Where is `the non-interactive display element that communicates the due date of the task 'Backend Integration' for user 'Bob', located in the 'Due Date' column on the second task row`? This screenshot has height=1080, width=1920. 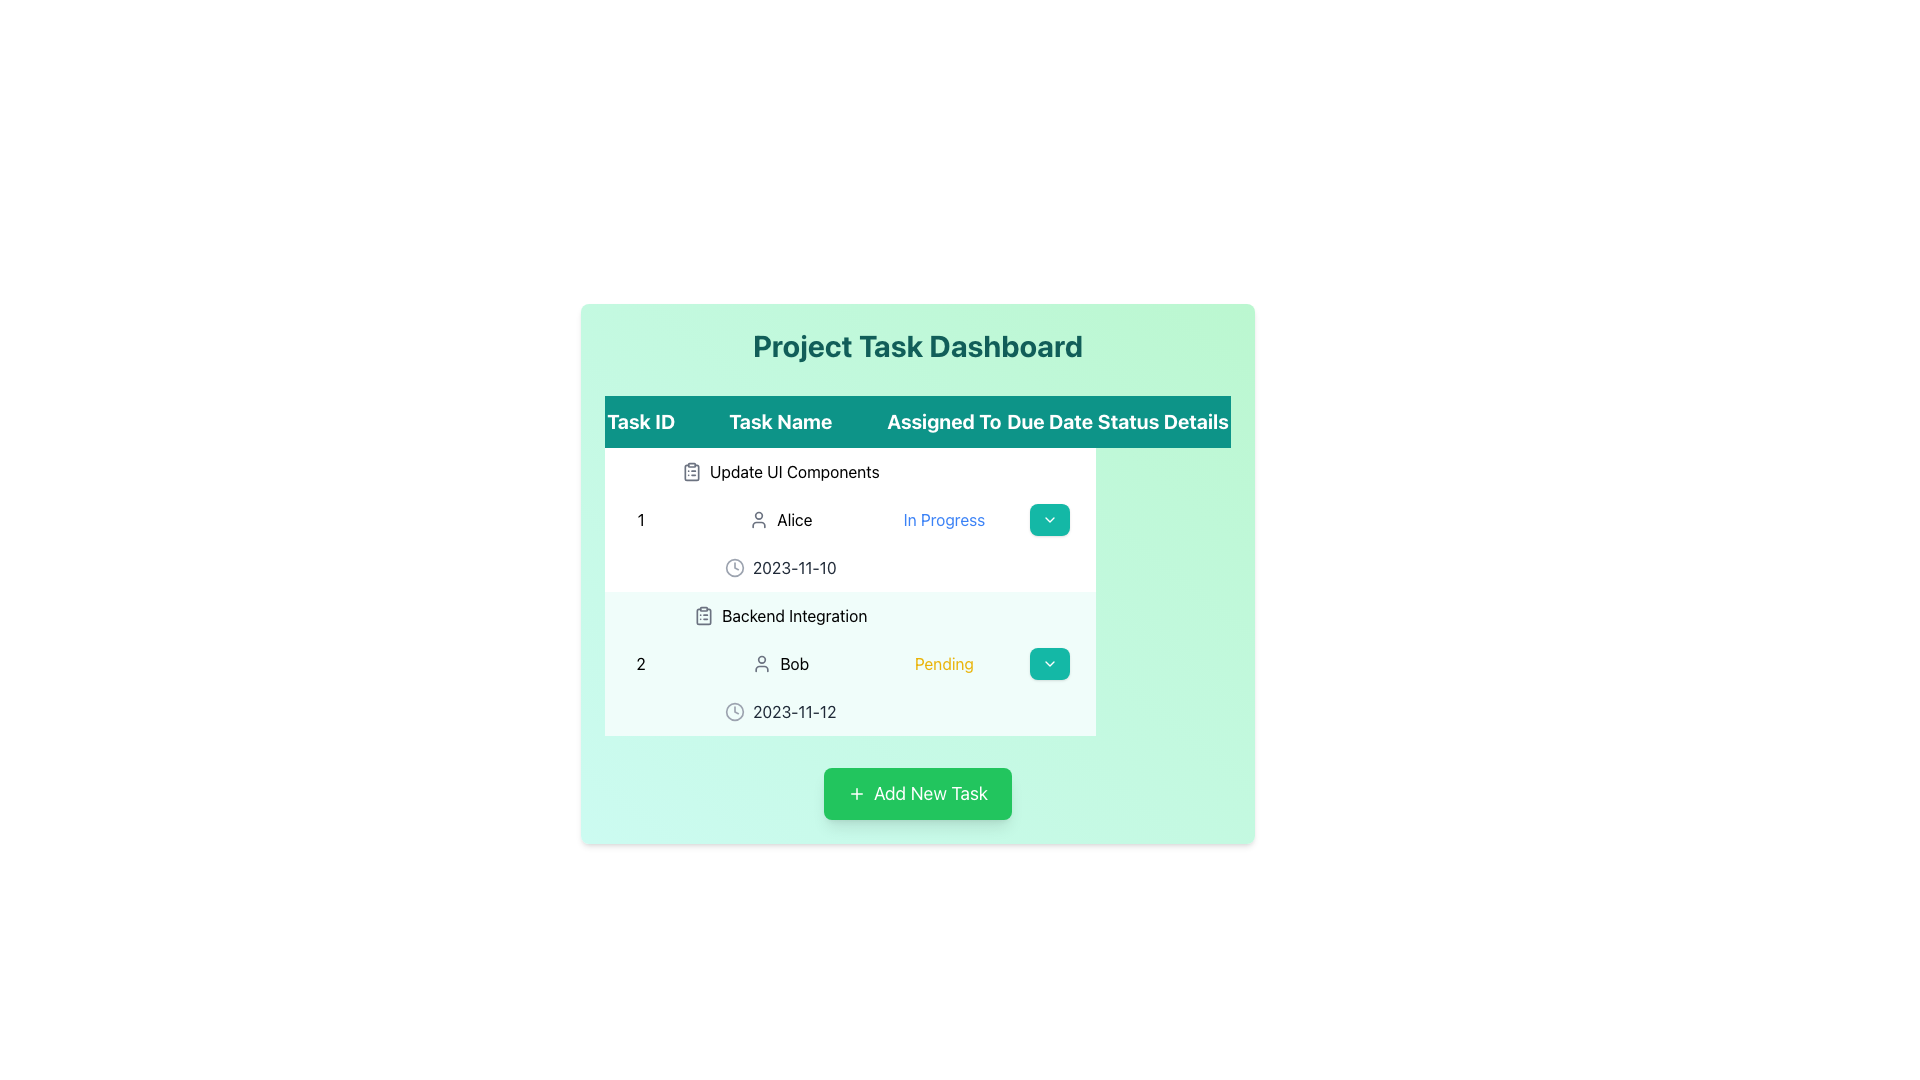
the non-interactive display element that communicates the due date of the task 'Backend Integration' for user 'Bob', located in the 'Due Date' column on the second task row is located at coordinates (779, 711).